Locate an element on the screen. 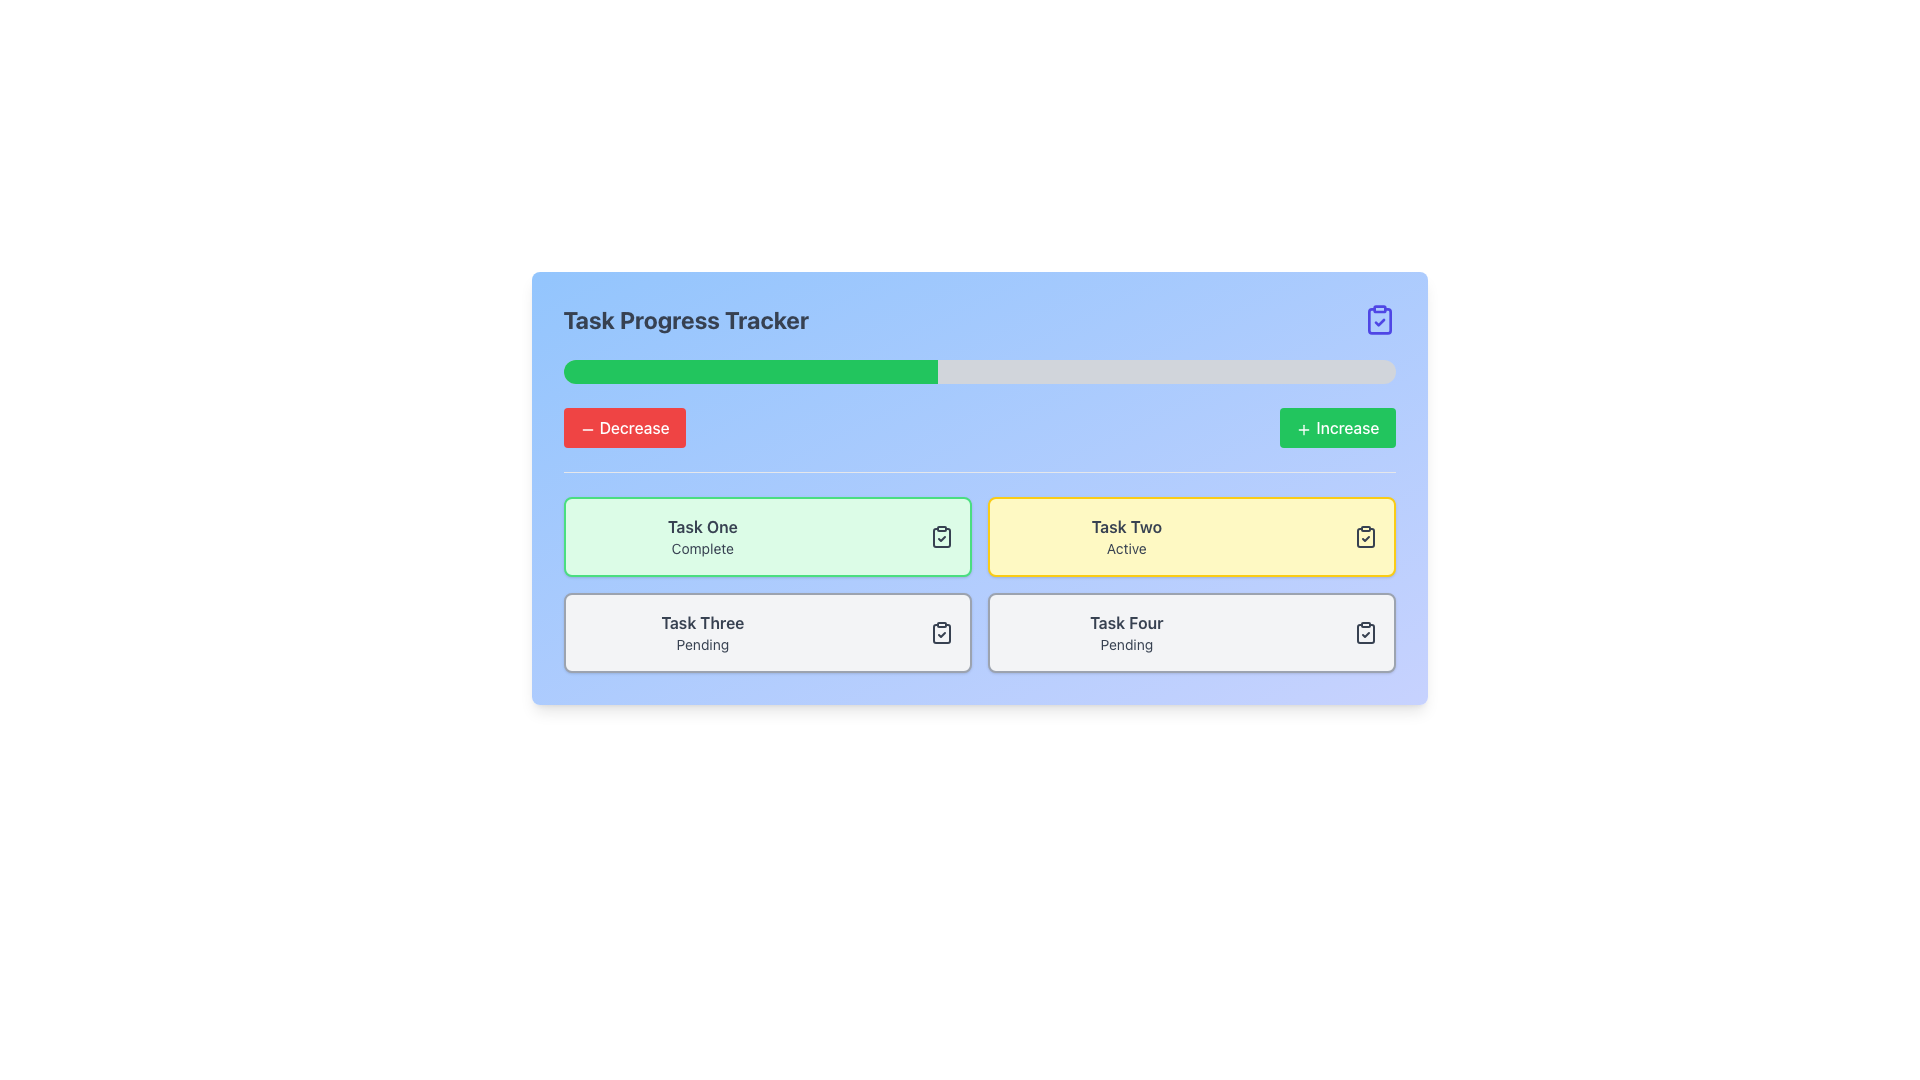 This screenshot has height=1080, width=1920. text 'Task One' displayed in bold font on the green-colored task card located in the left center of the grid is located at coordinates (702, 526).